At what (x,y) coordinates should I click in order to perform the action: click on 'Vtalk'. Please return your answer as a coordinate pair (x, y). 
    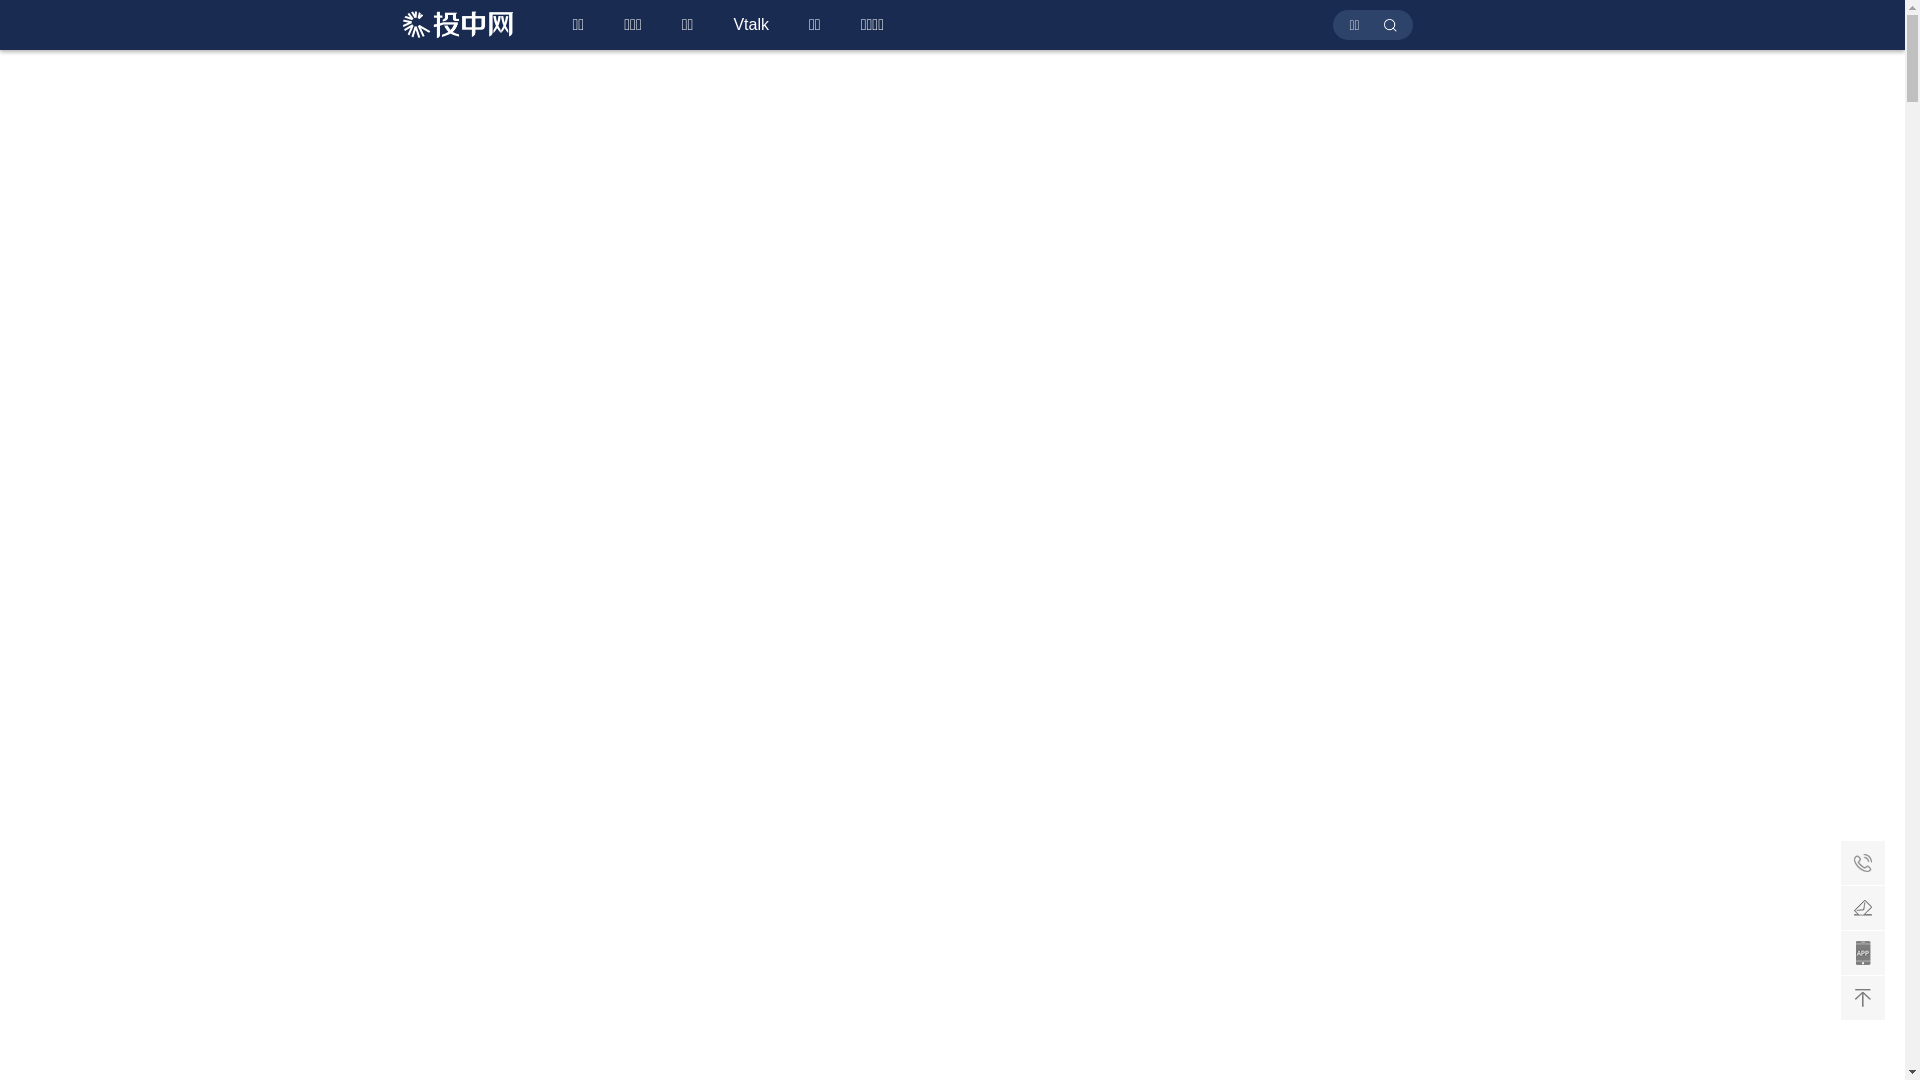
    Looking at the image, I should click on (749, 24).